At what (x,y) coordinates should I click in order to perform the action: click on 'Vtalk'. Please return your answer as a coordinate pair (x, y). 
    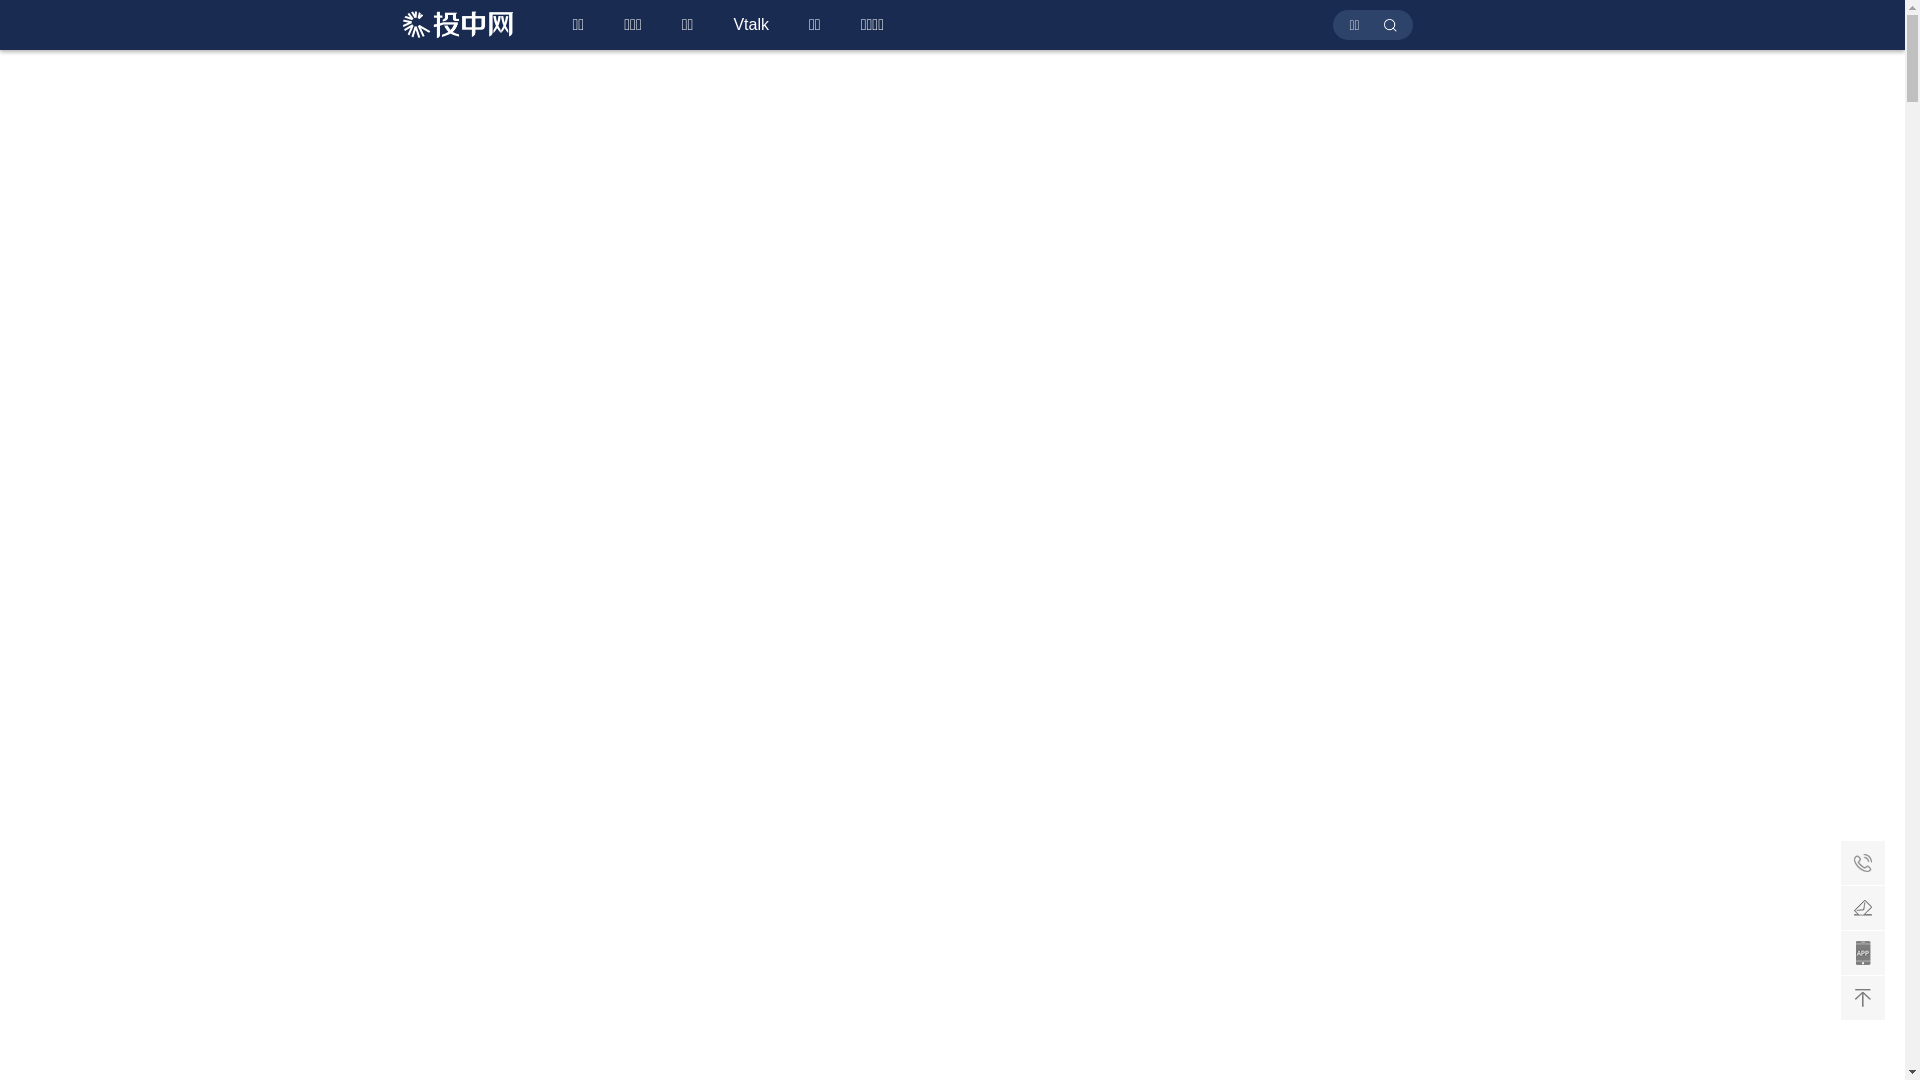
    Looking at the image, I should click on (749, 24).